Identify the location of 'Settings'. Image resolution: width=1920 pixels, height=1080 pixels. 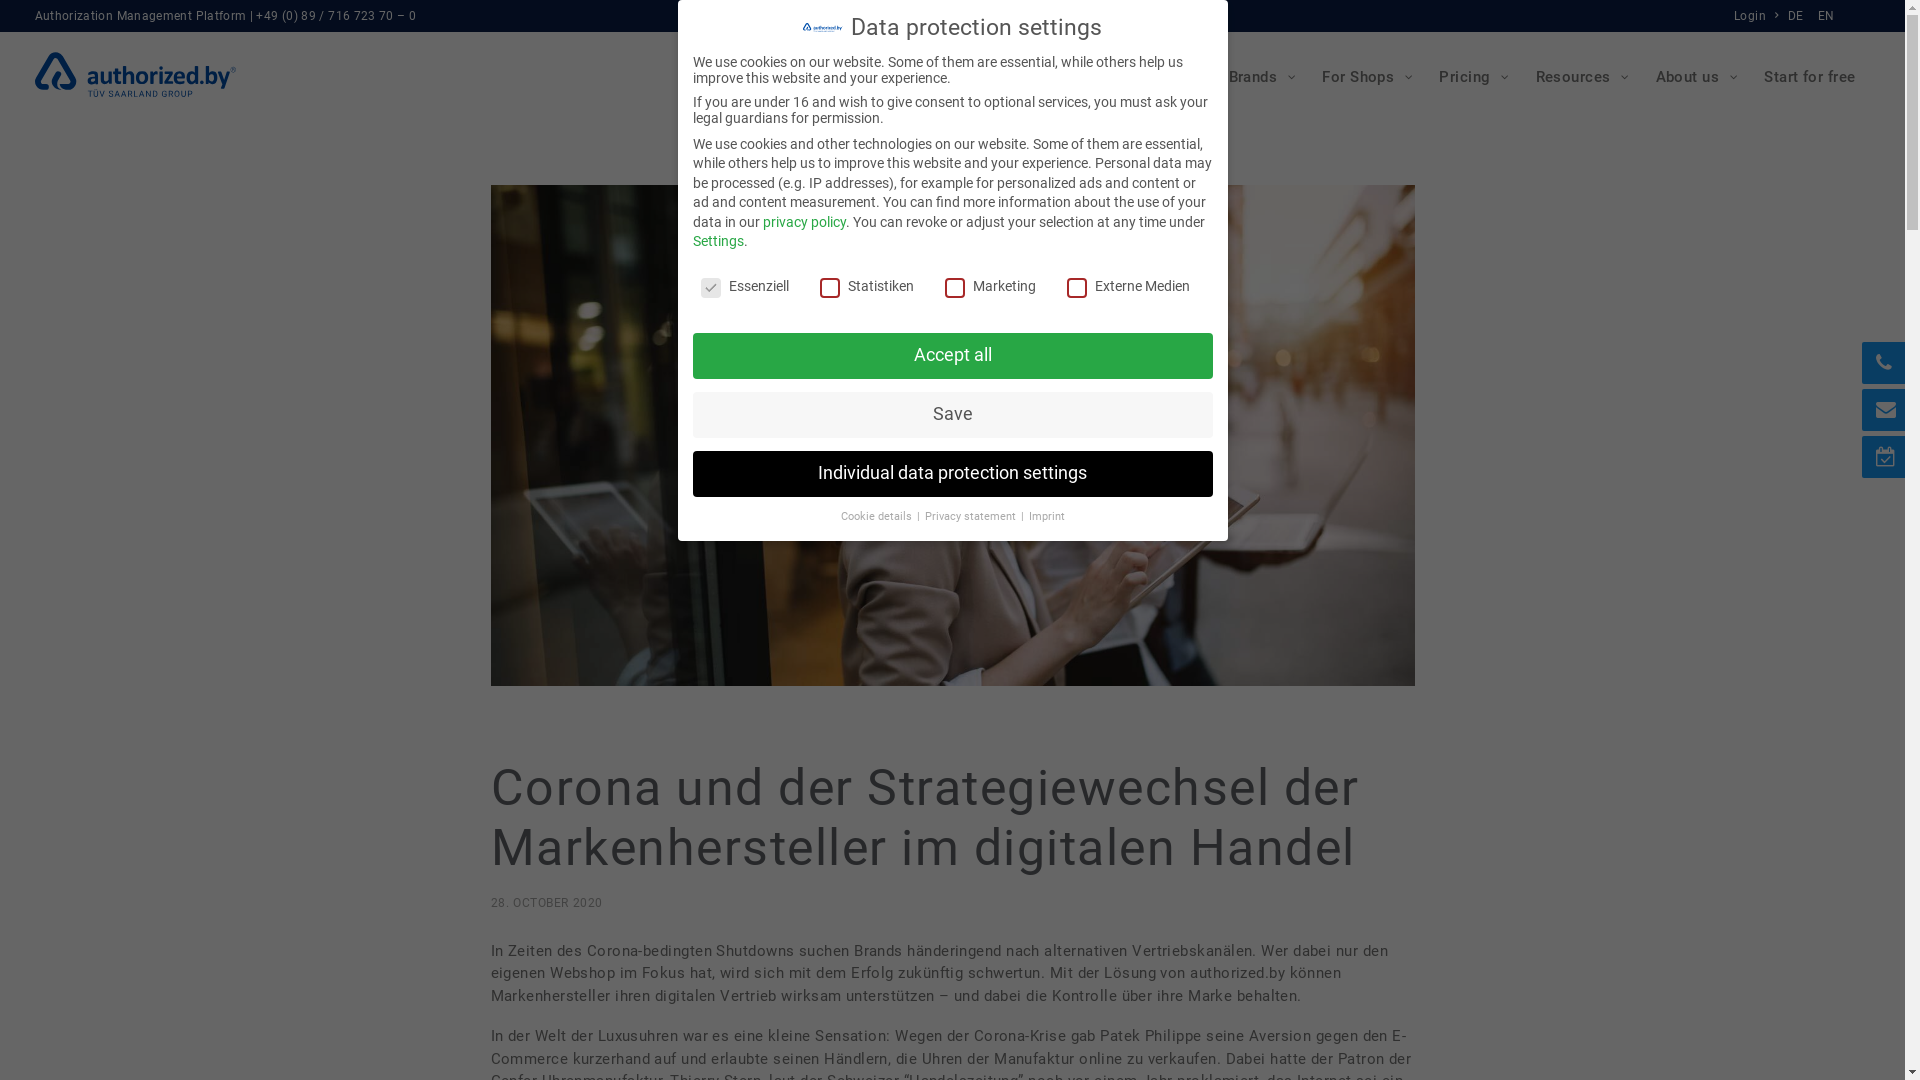
(717, 239).